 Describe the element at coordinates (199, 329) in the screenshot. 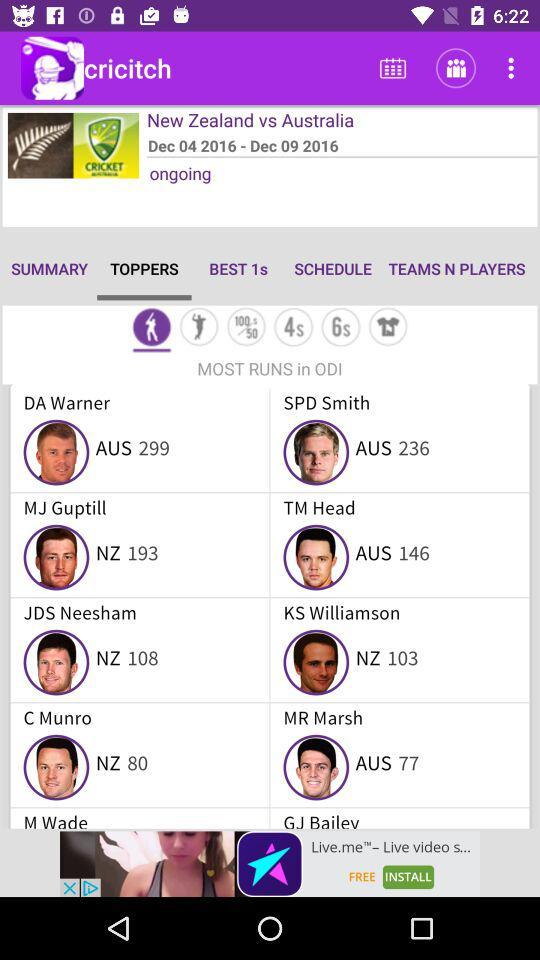

I see `the avatar icon` at that location.